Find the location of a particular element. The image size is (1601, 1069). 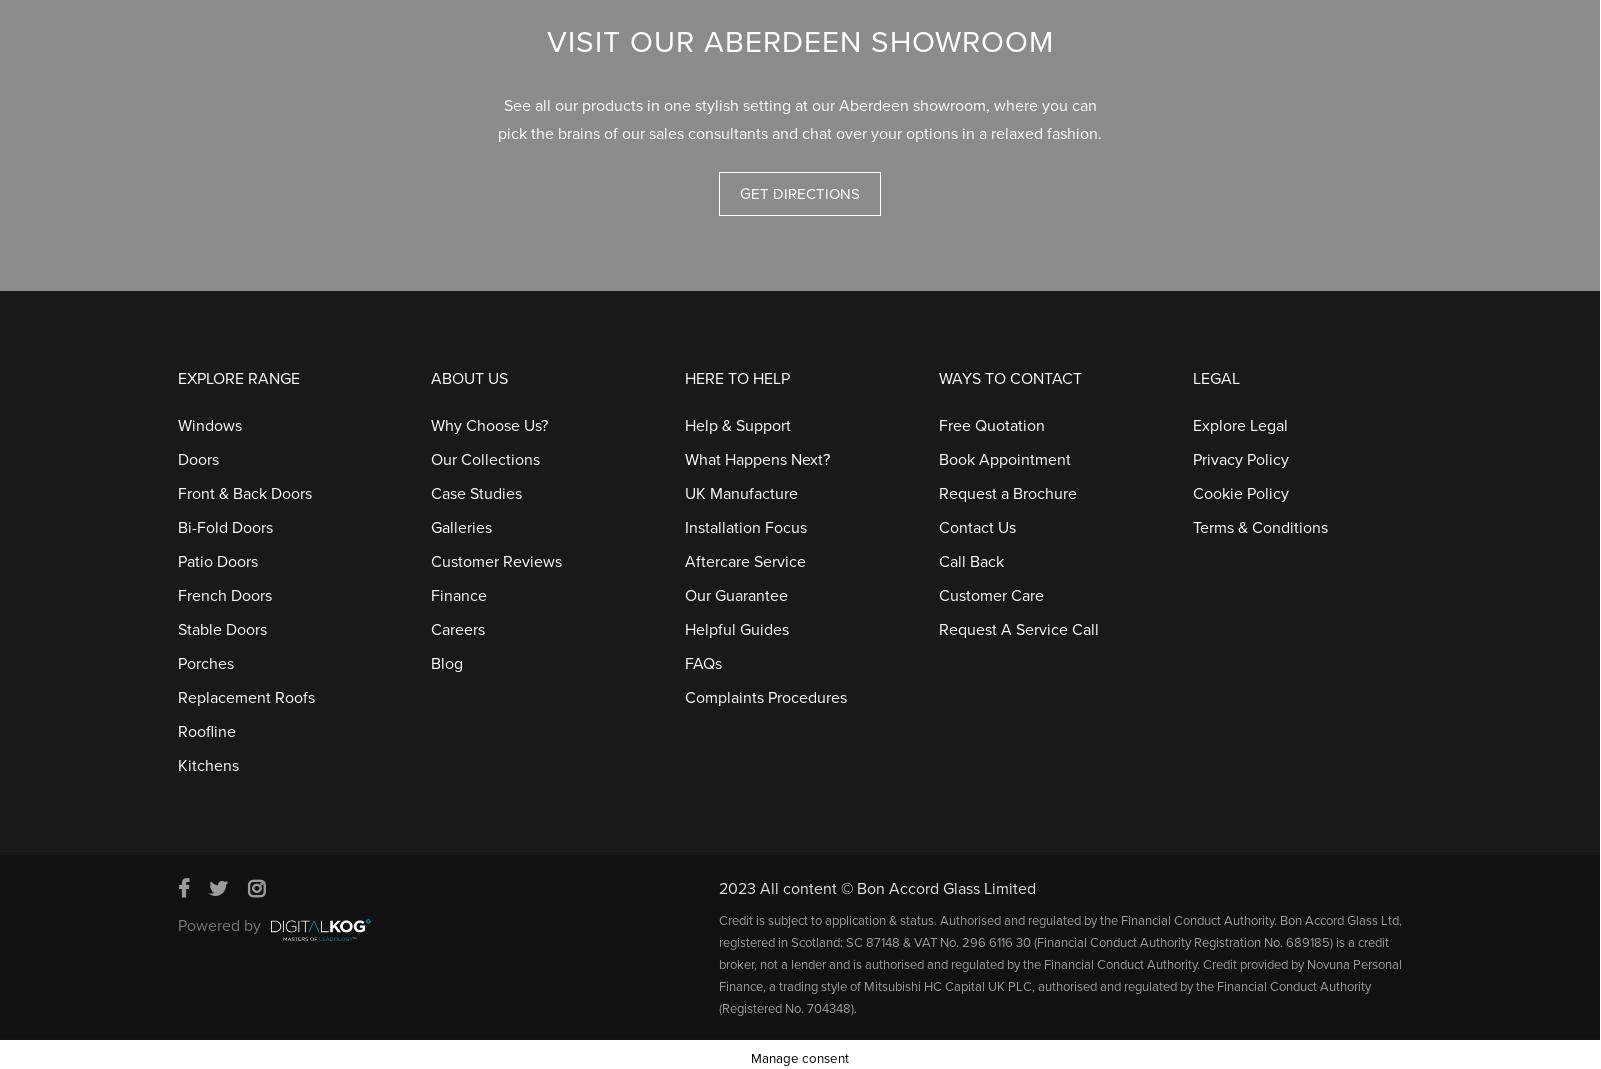

'Case Studies' is located at coordinates (475, 484).